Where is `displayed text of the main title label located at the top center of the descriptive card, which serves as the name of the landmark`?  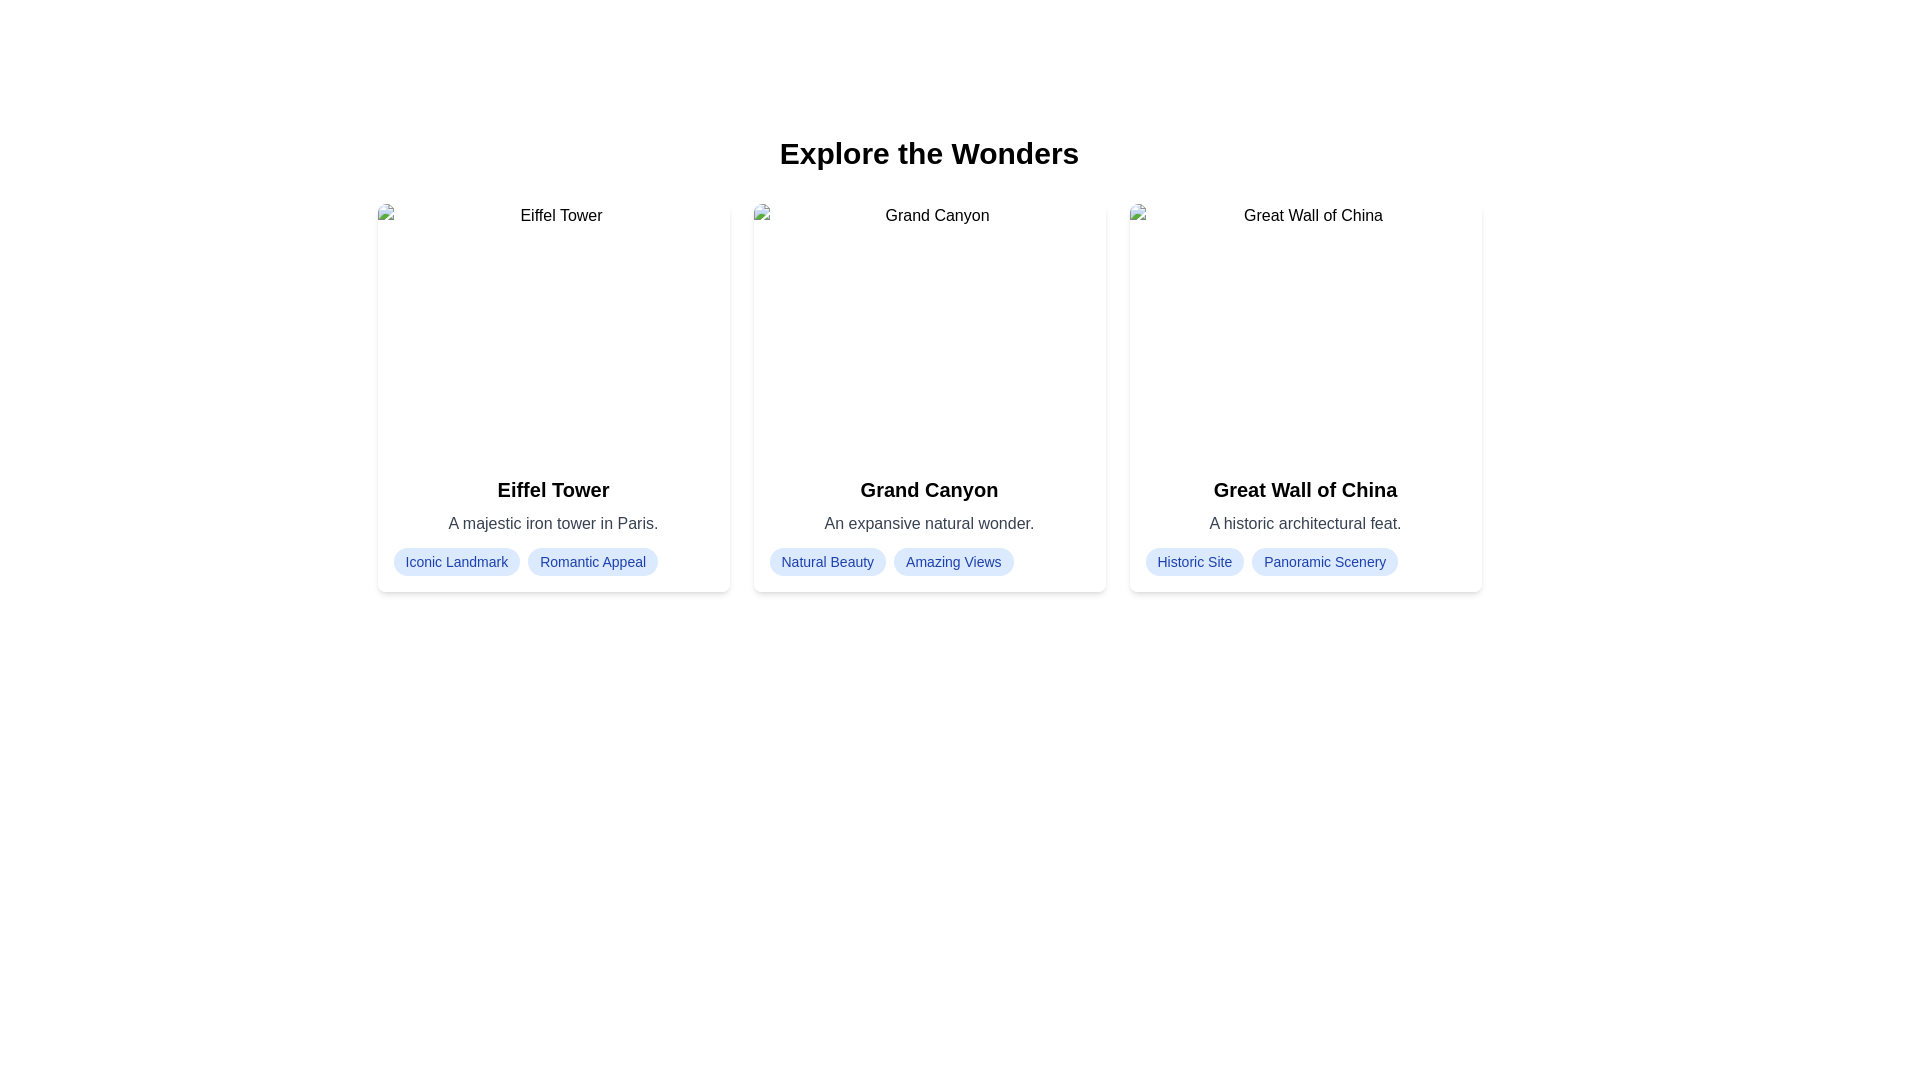
displayed text of the main title label located at the top center of the descriptive card, which serves as the name of the landmark is located at coordinates (553, 489).